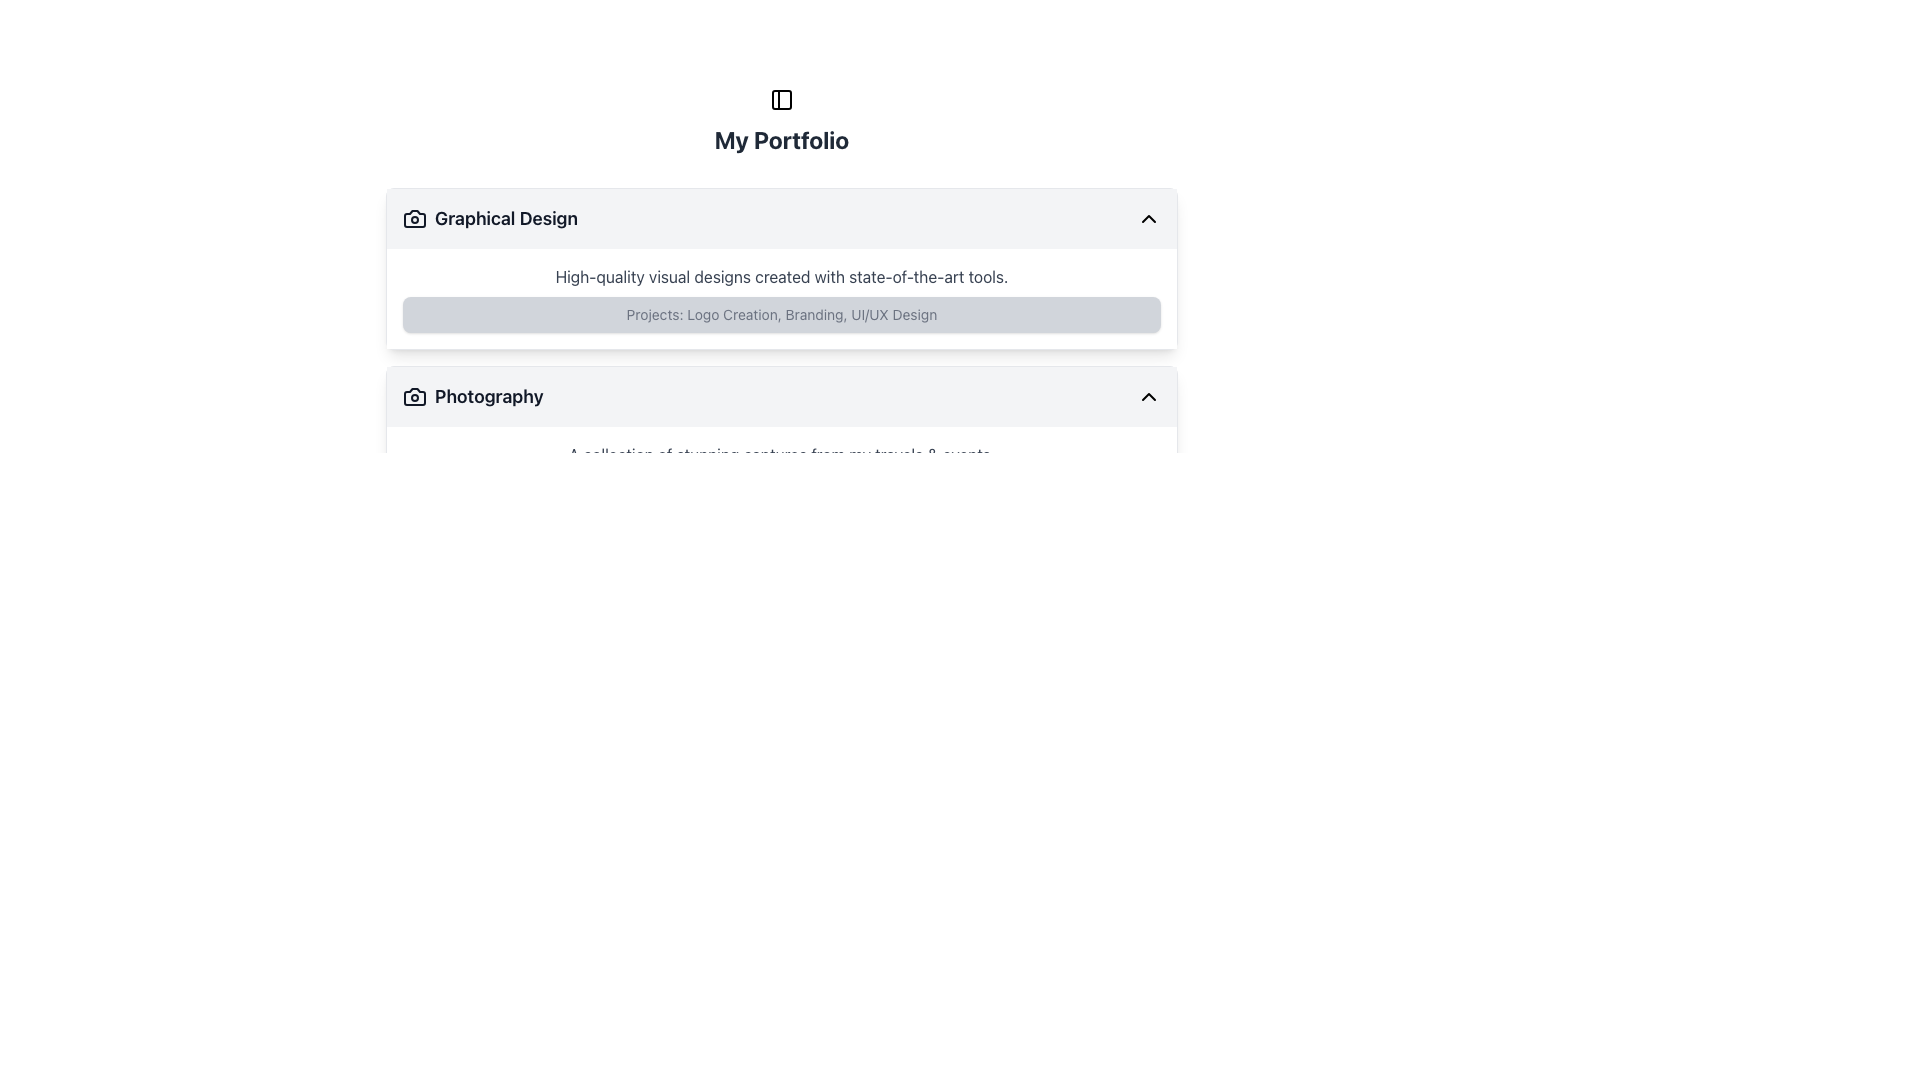 This screenshot has width=1920, height=1080. Describe the element at coordinates (781, 245) in the screenshot. I see `the 'Graphical Design' category section` at that location.